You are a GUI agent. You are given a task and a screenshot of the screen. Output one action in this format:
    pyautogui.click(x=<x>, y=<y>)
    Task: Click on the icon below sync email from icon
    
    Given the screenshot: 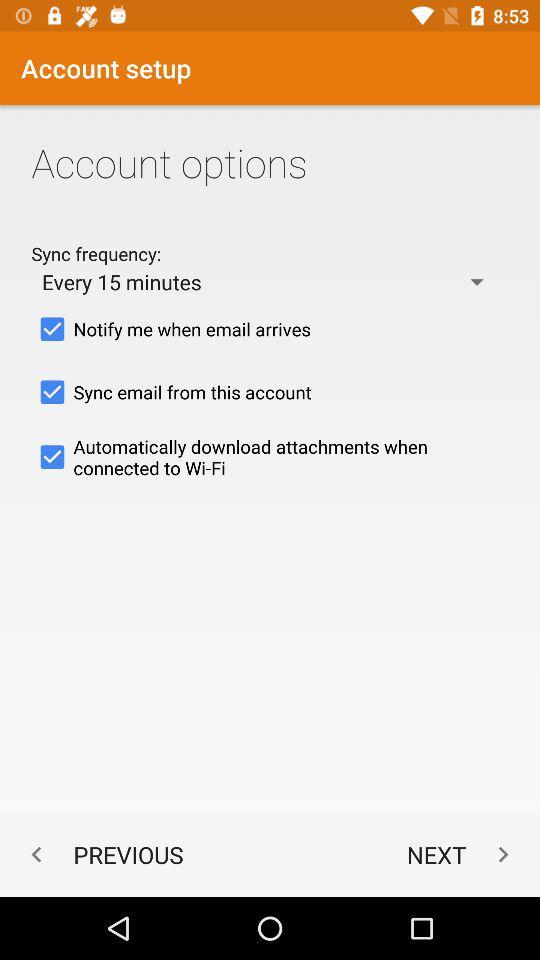 What is the action you would take?
    pyautogui.click(x=270, y=457)
    